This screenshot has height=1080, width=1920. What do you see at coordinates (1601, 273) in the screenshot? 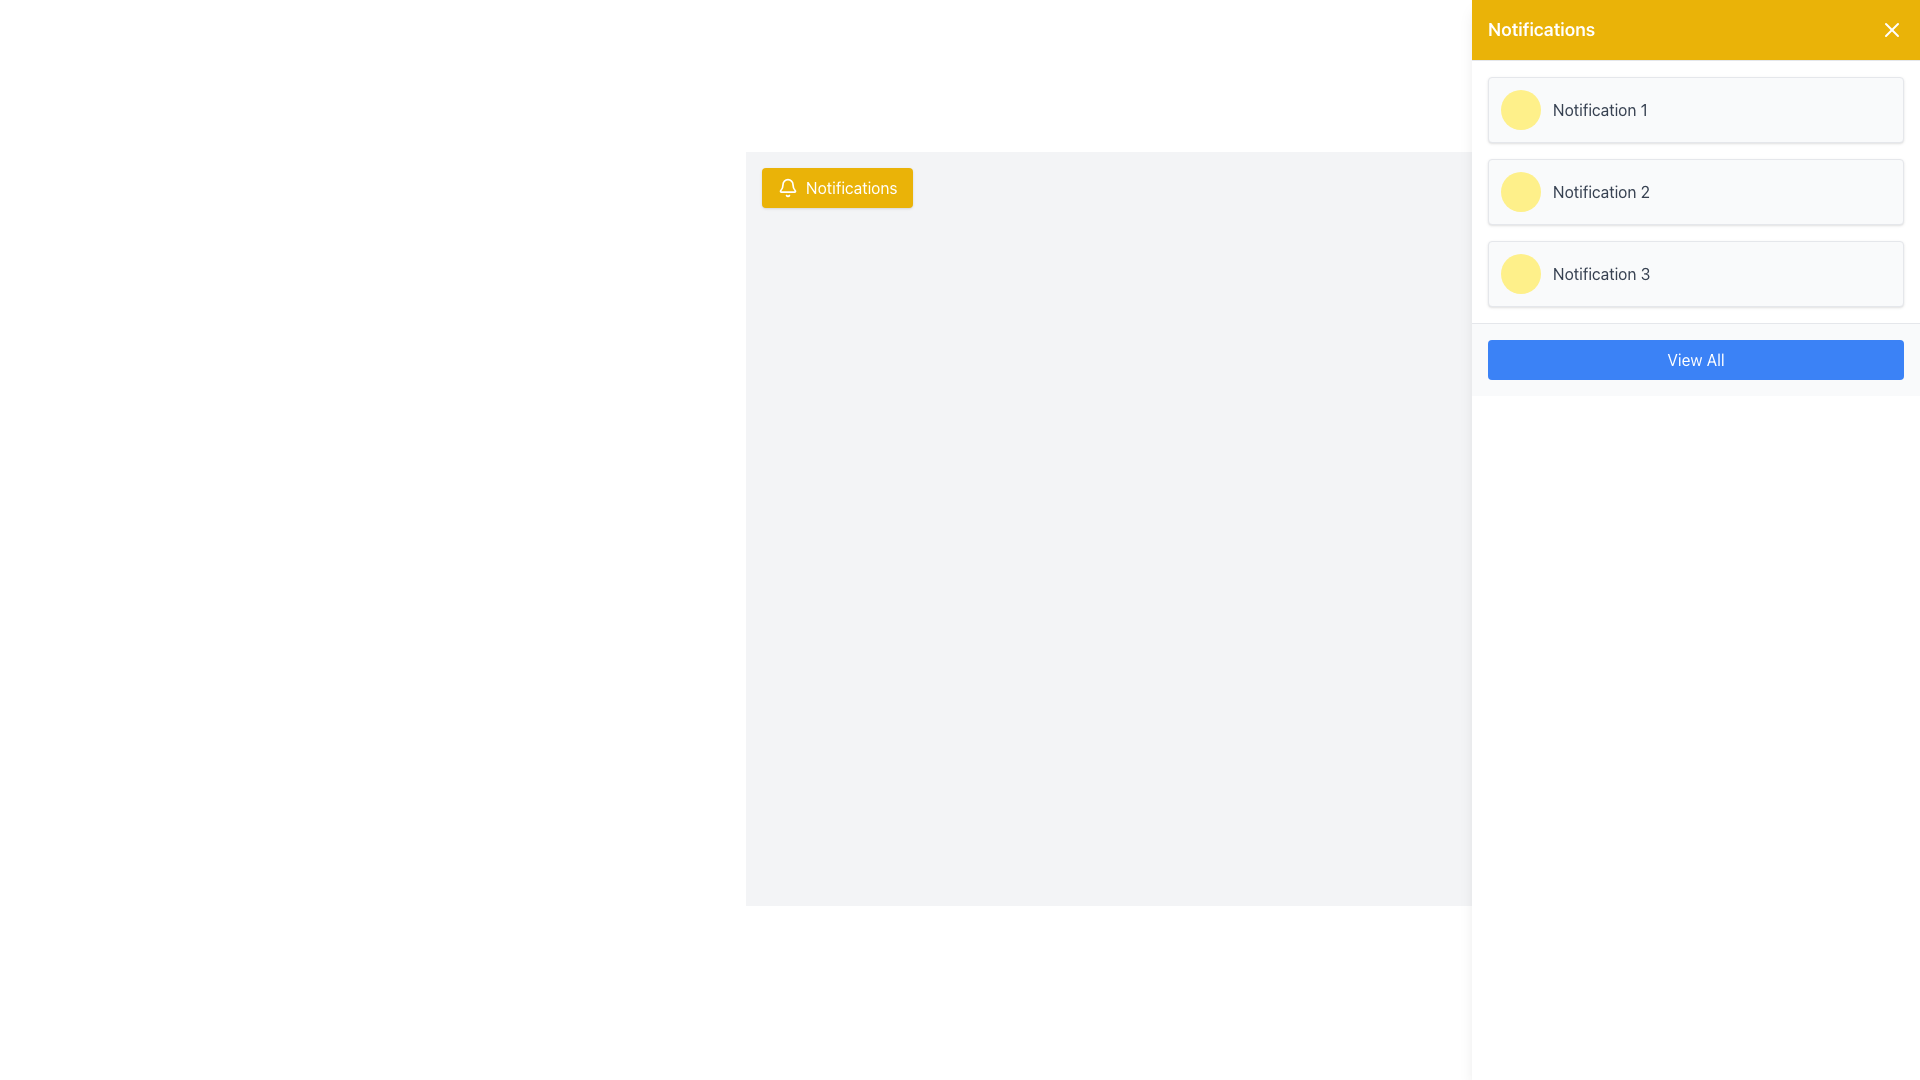
I see `the third notification label in the vertically stacked list of notifications within the yellow and white sidebar` at bounding box center [1601, 273].